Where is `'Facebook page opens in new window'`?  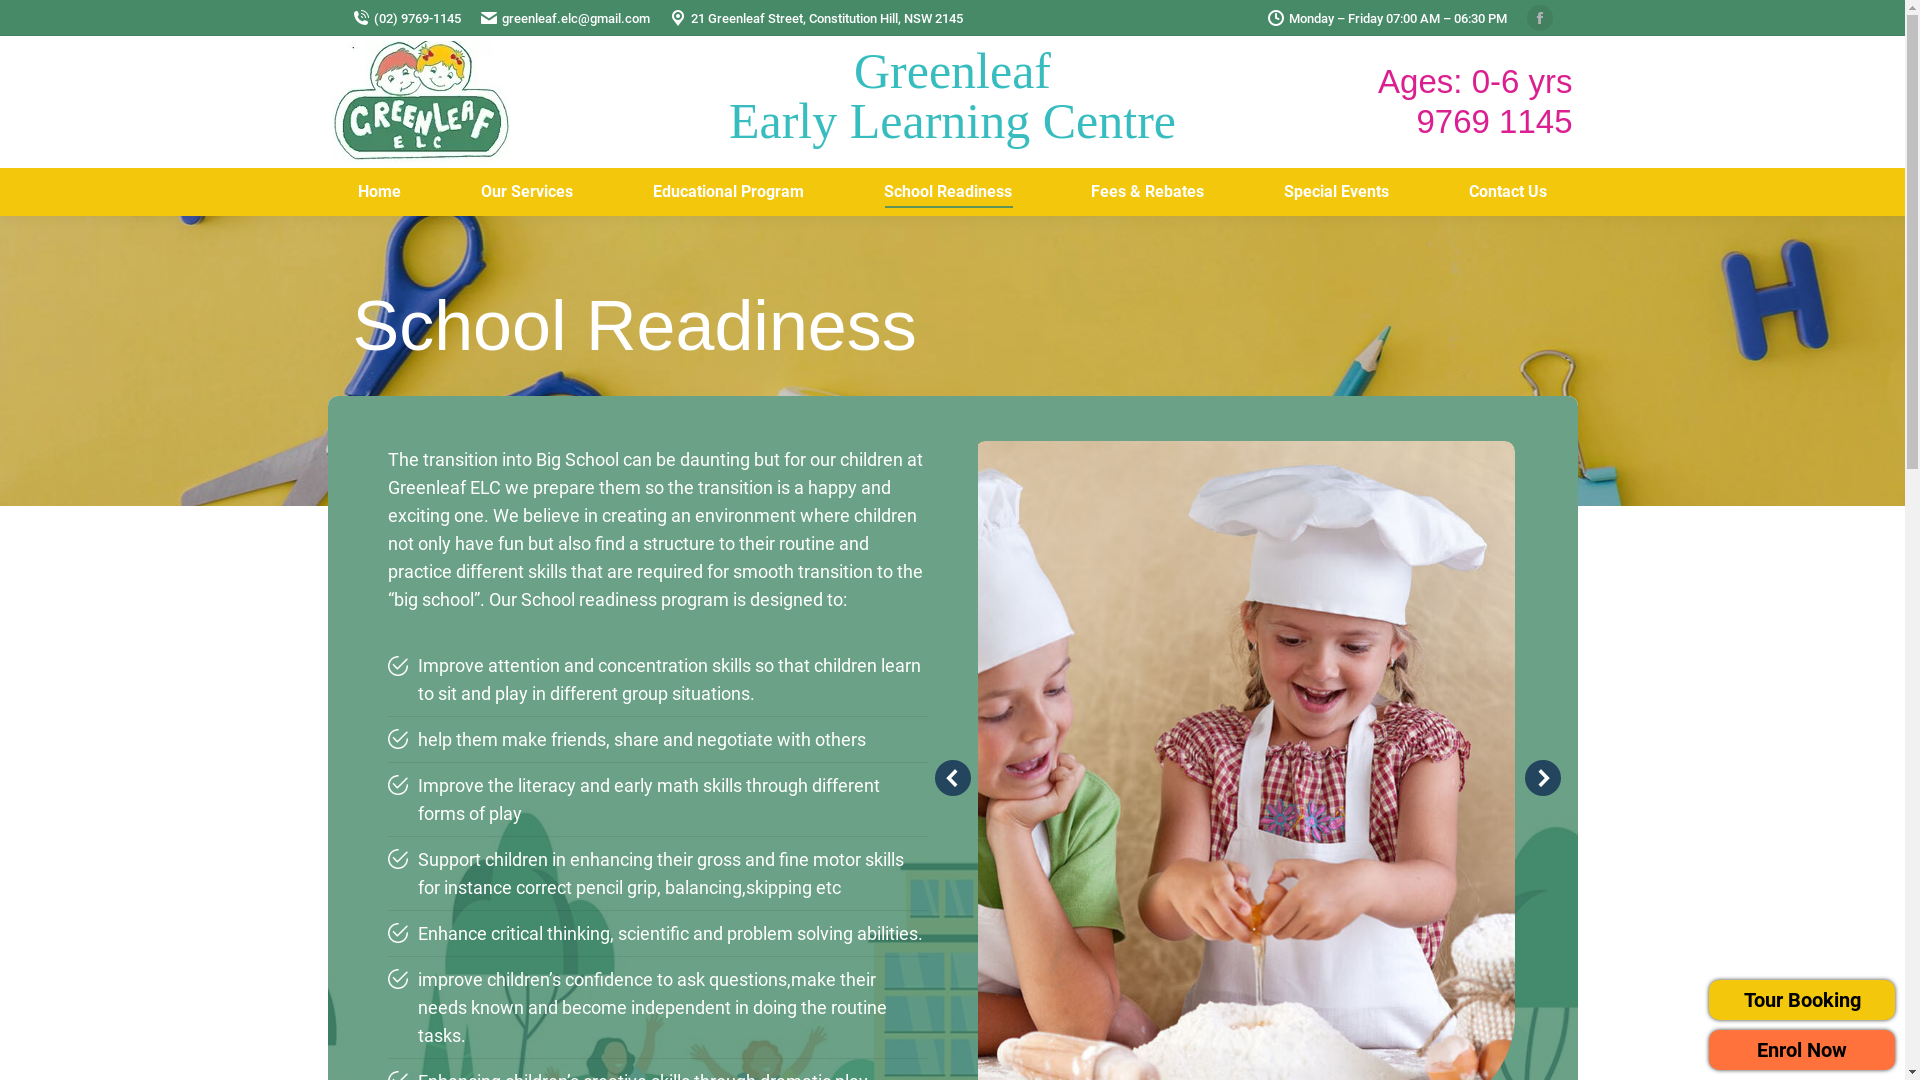 'Facebook page opens in new window' is located at coordinates (1525, 18).